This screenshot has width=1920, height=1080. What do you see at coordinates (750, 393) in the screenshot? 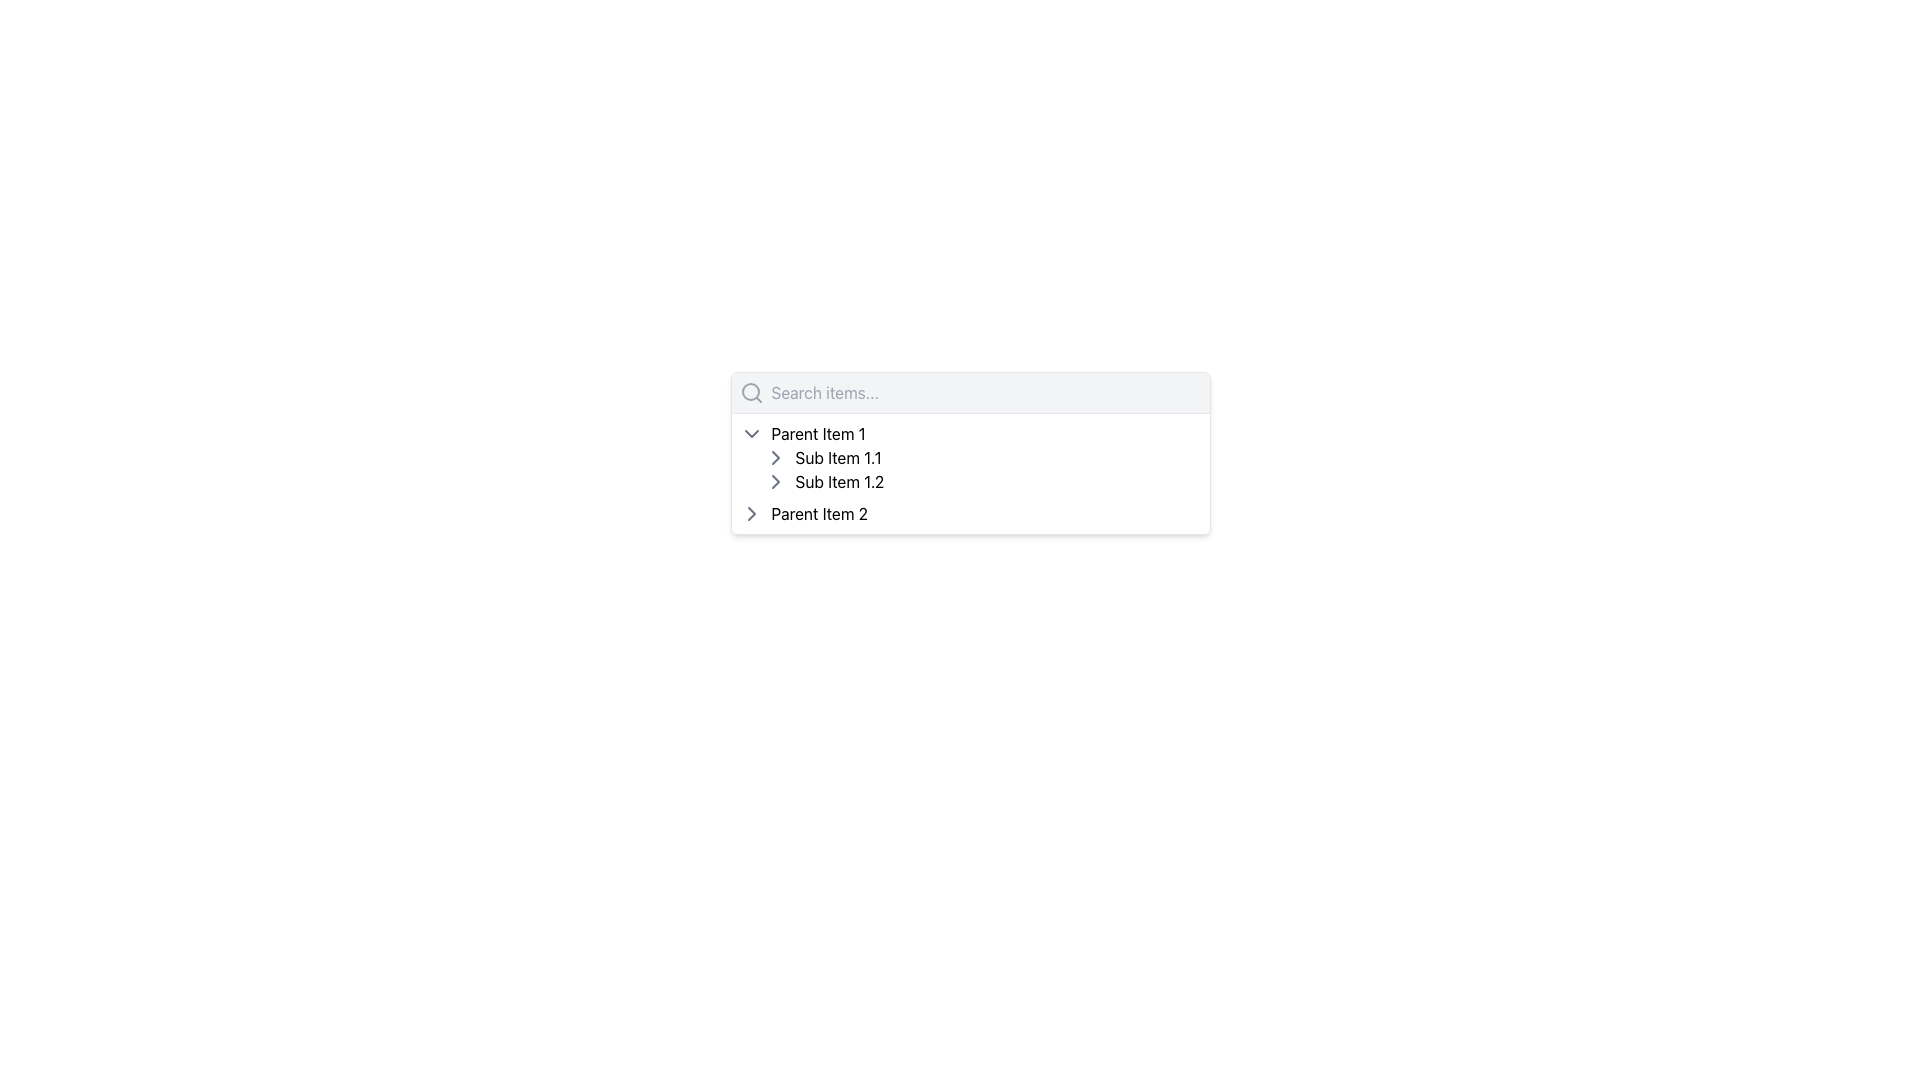
I see `the magnifying glass icon, which is located on the left side of the top section before the 'Search items...' text input field in the dropdown menu` at bounding box center [750, 393].